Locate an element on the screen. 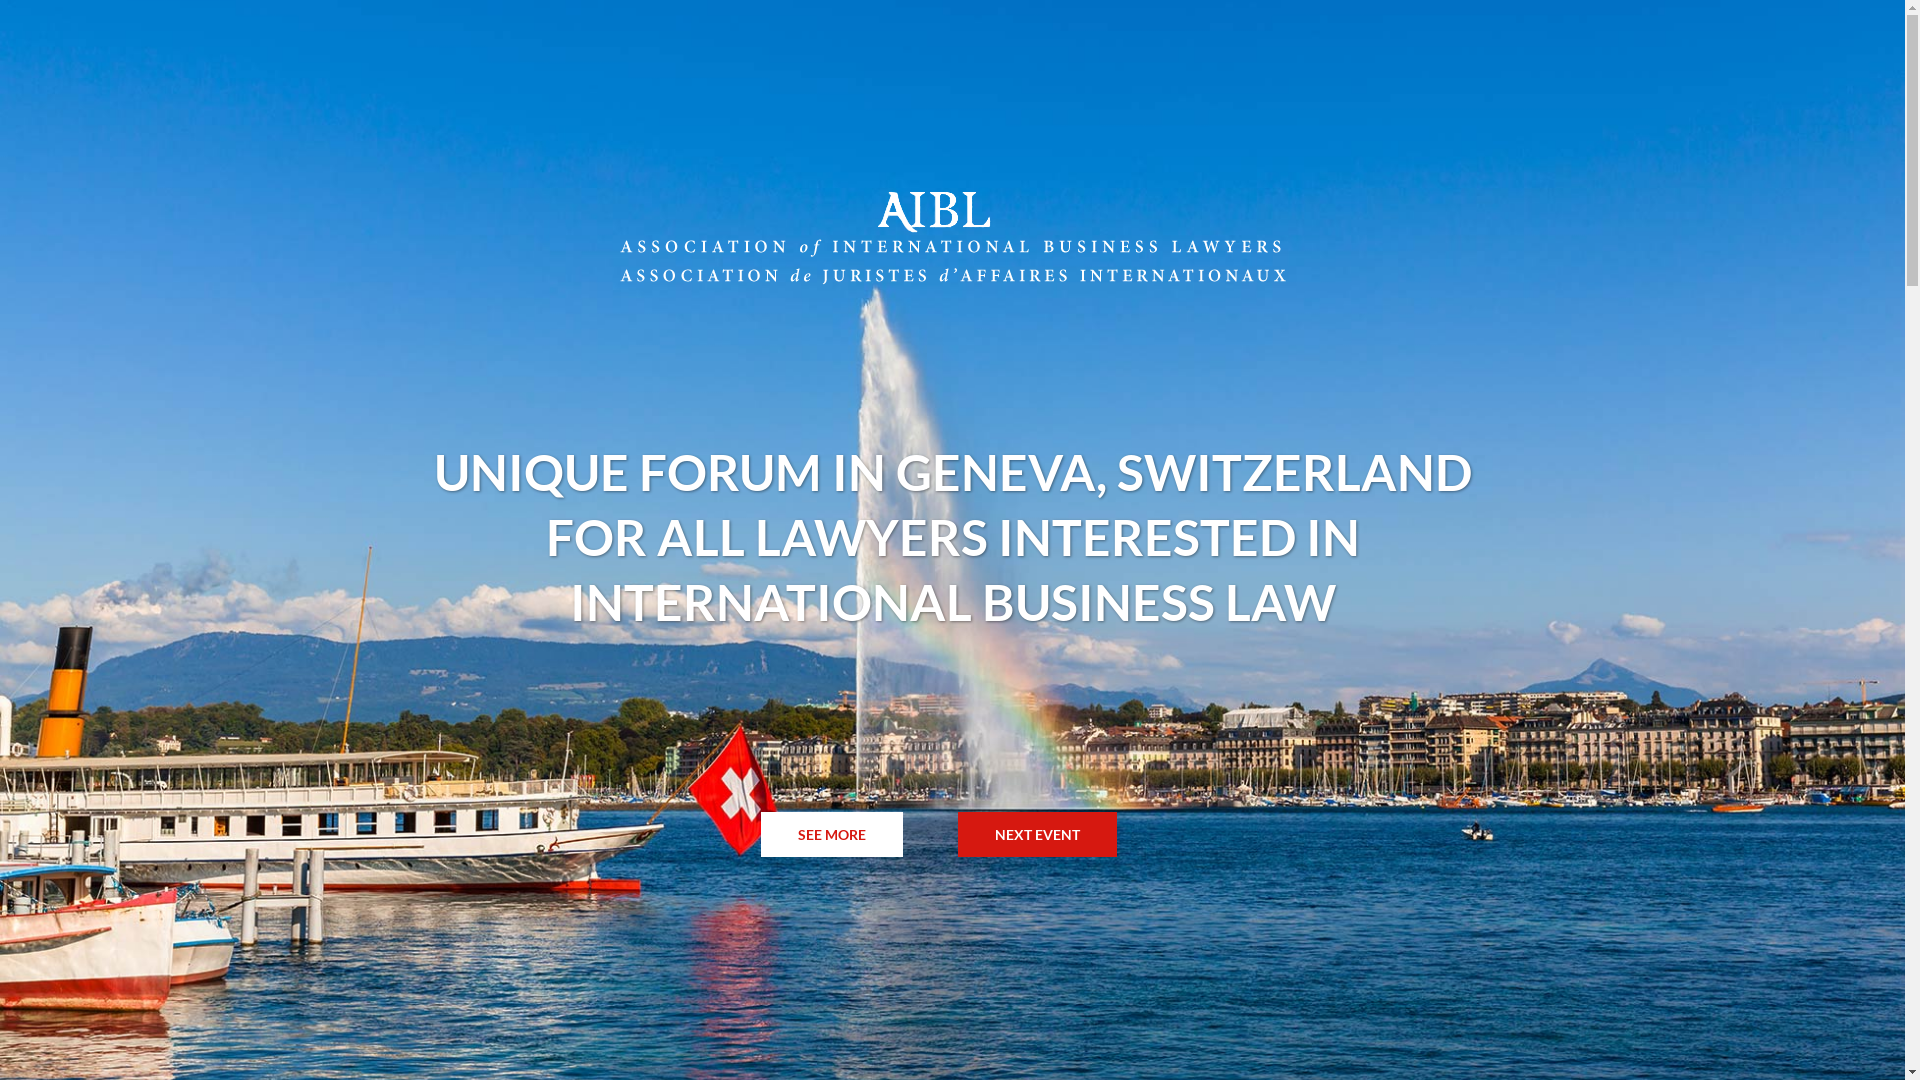 This screenshot has width=1920, height=1080. 'NEXT EVENT' is located at coordinates (957, 834).